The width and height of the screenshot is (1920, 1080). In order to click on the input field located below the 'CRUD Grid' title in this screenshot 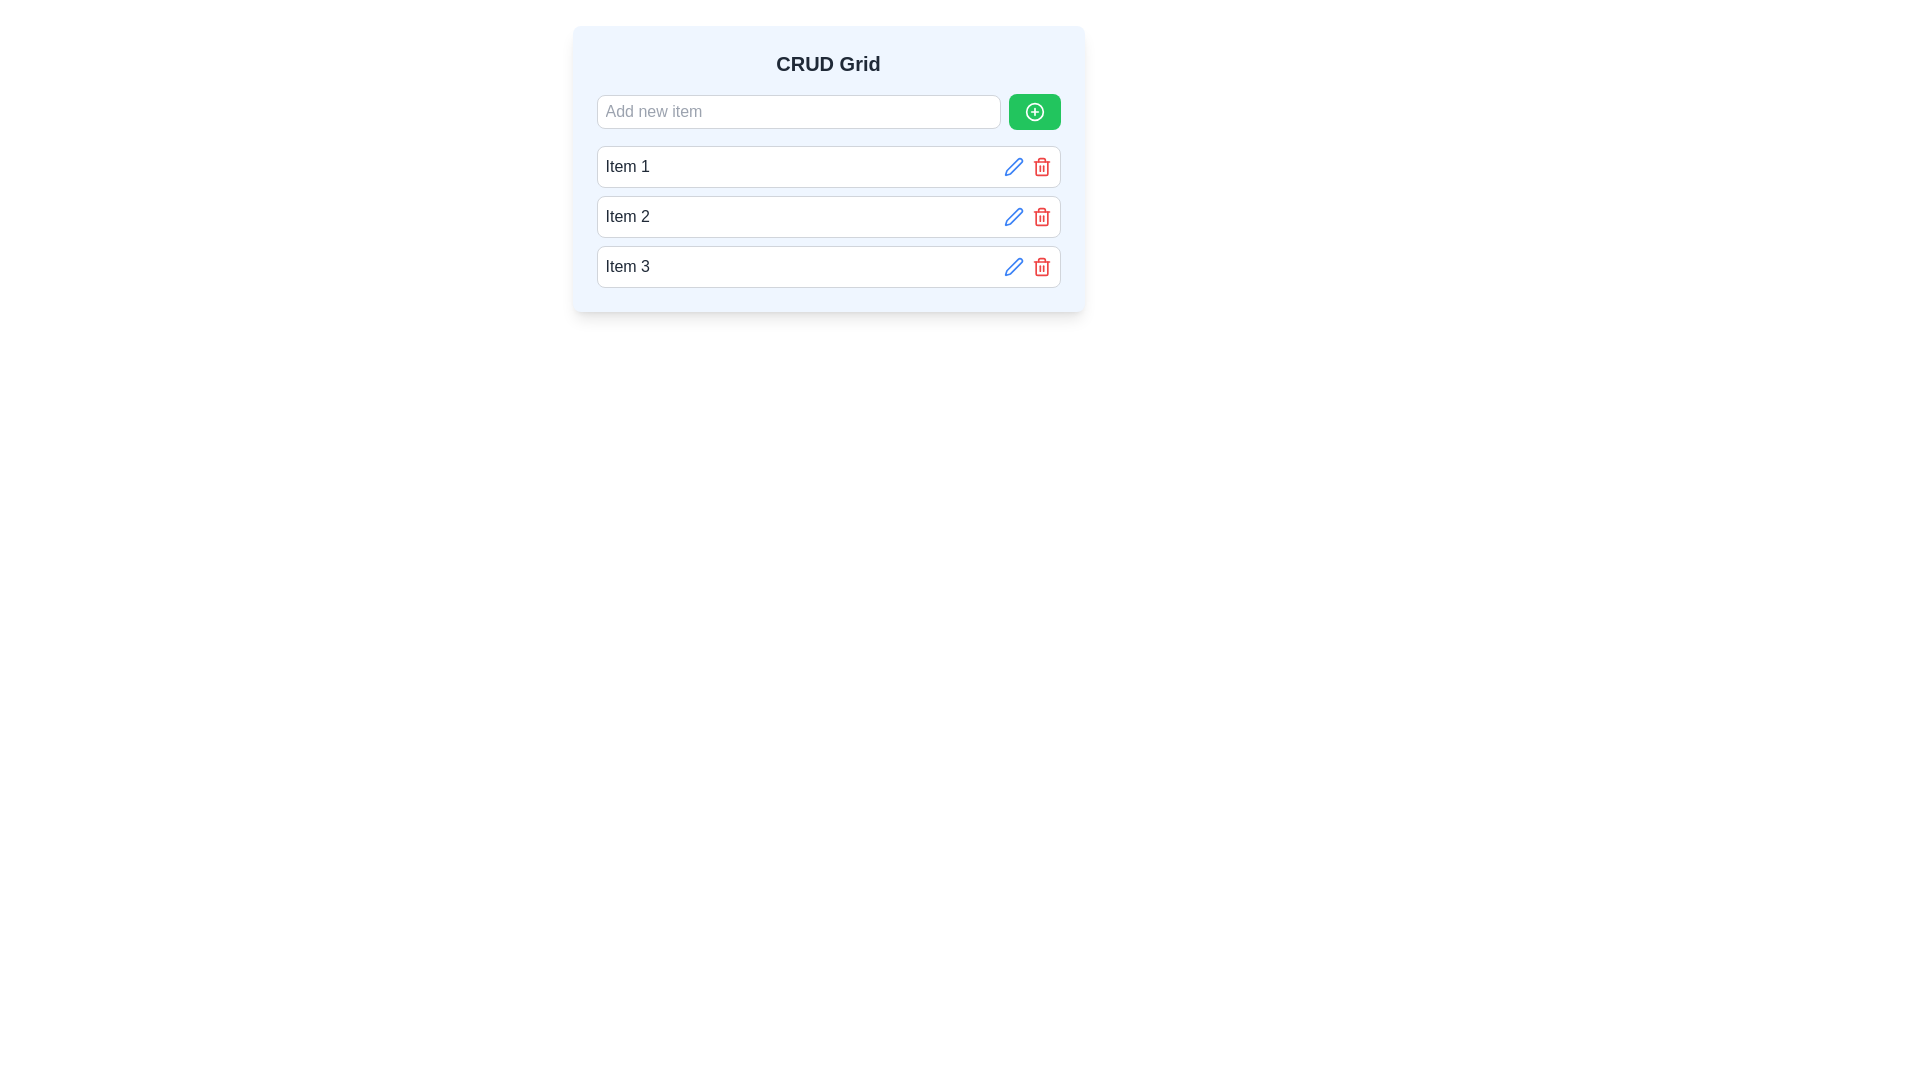, I will do `click(828, 111)`.